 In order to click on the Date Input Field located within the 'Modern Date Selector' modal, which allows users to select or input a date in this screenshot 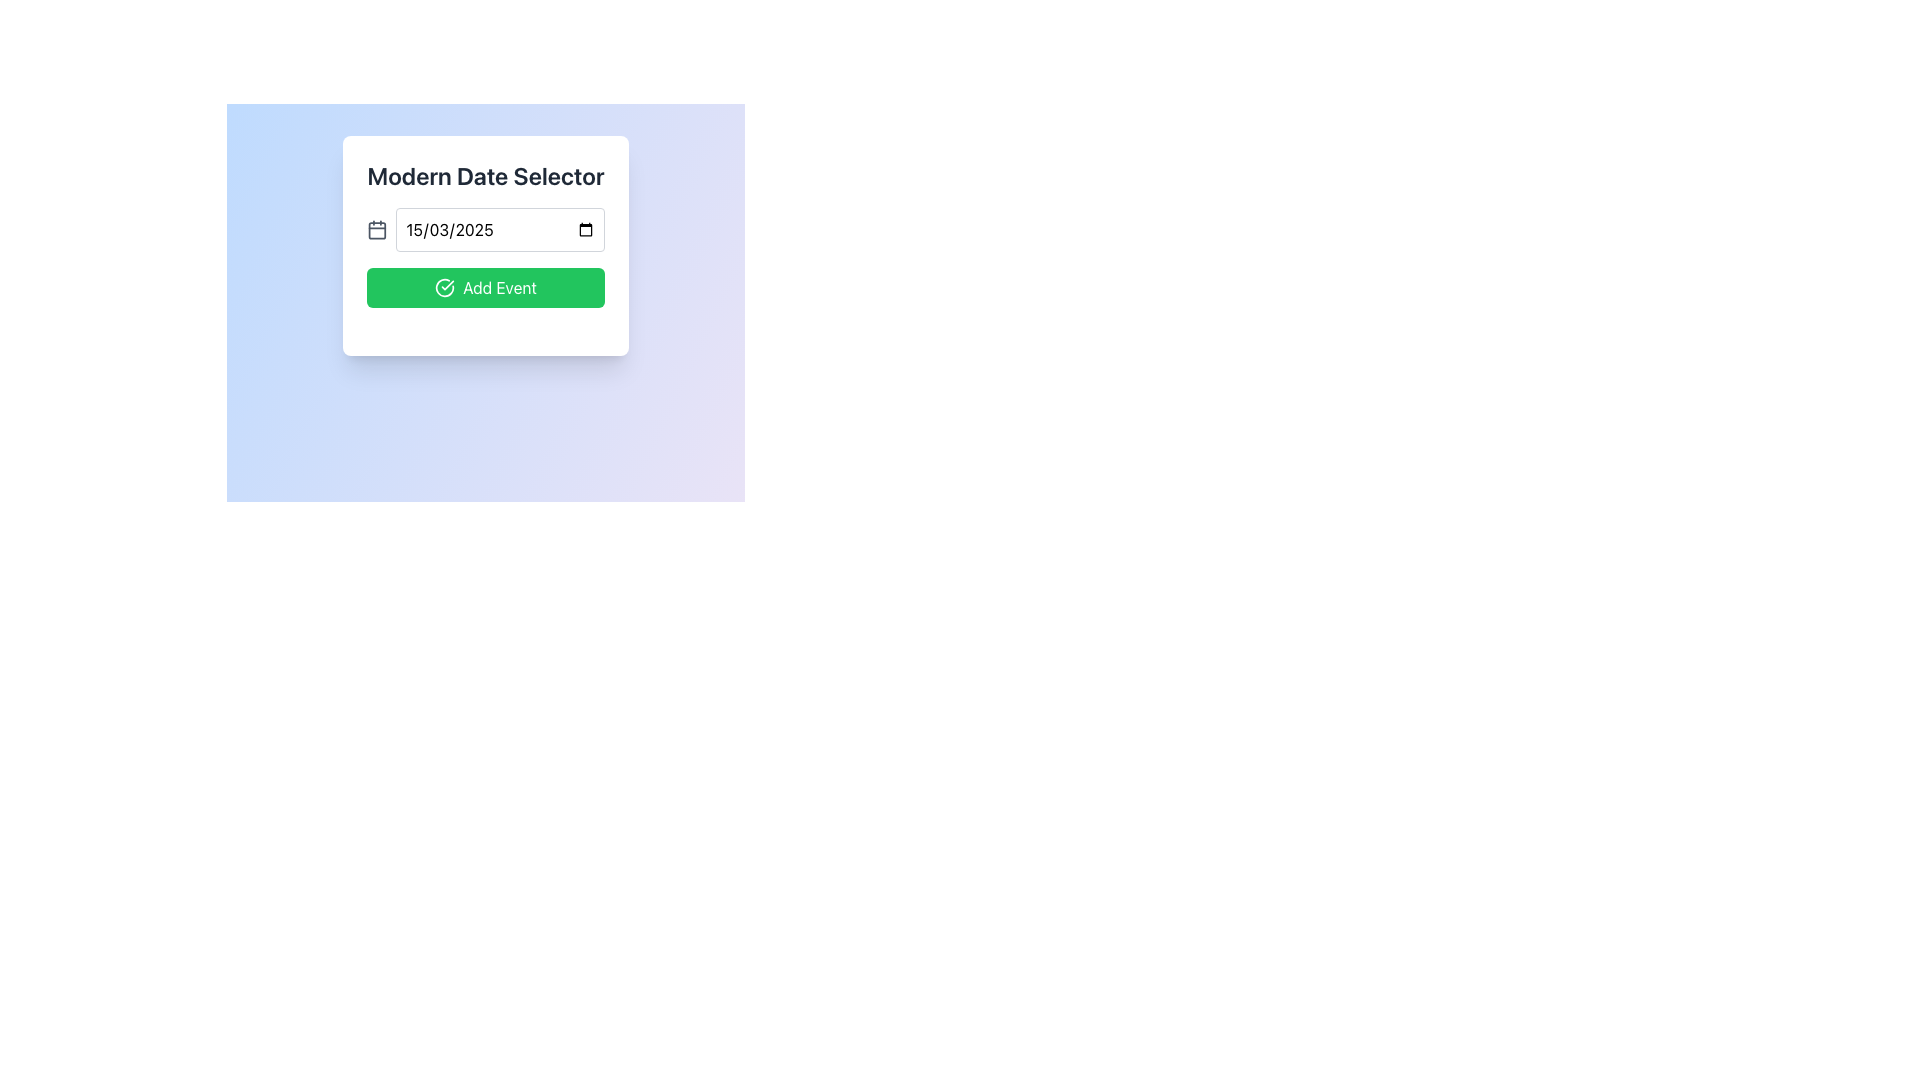, I will do `click(500, 229)`.